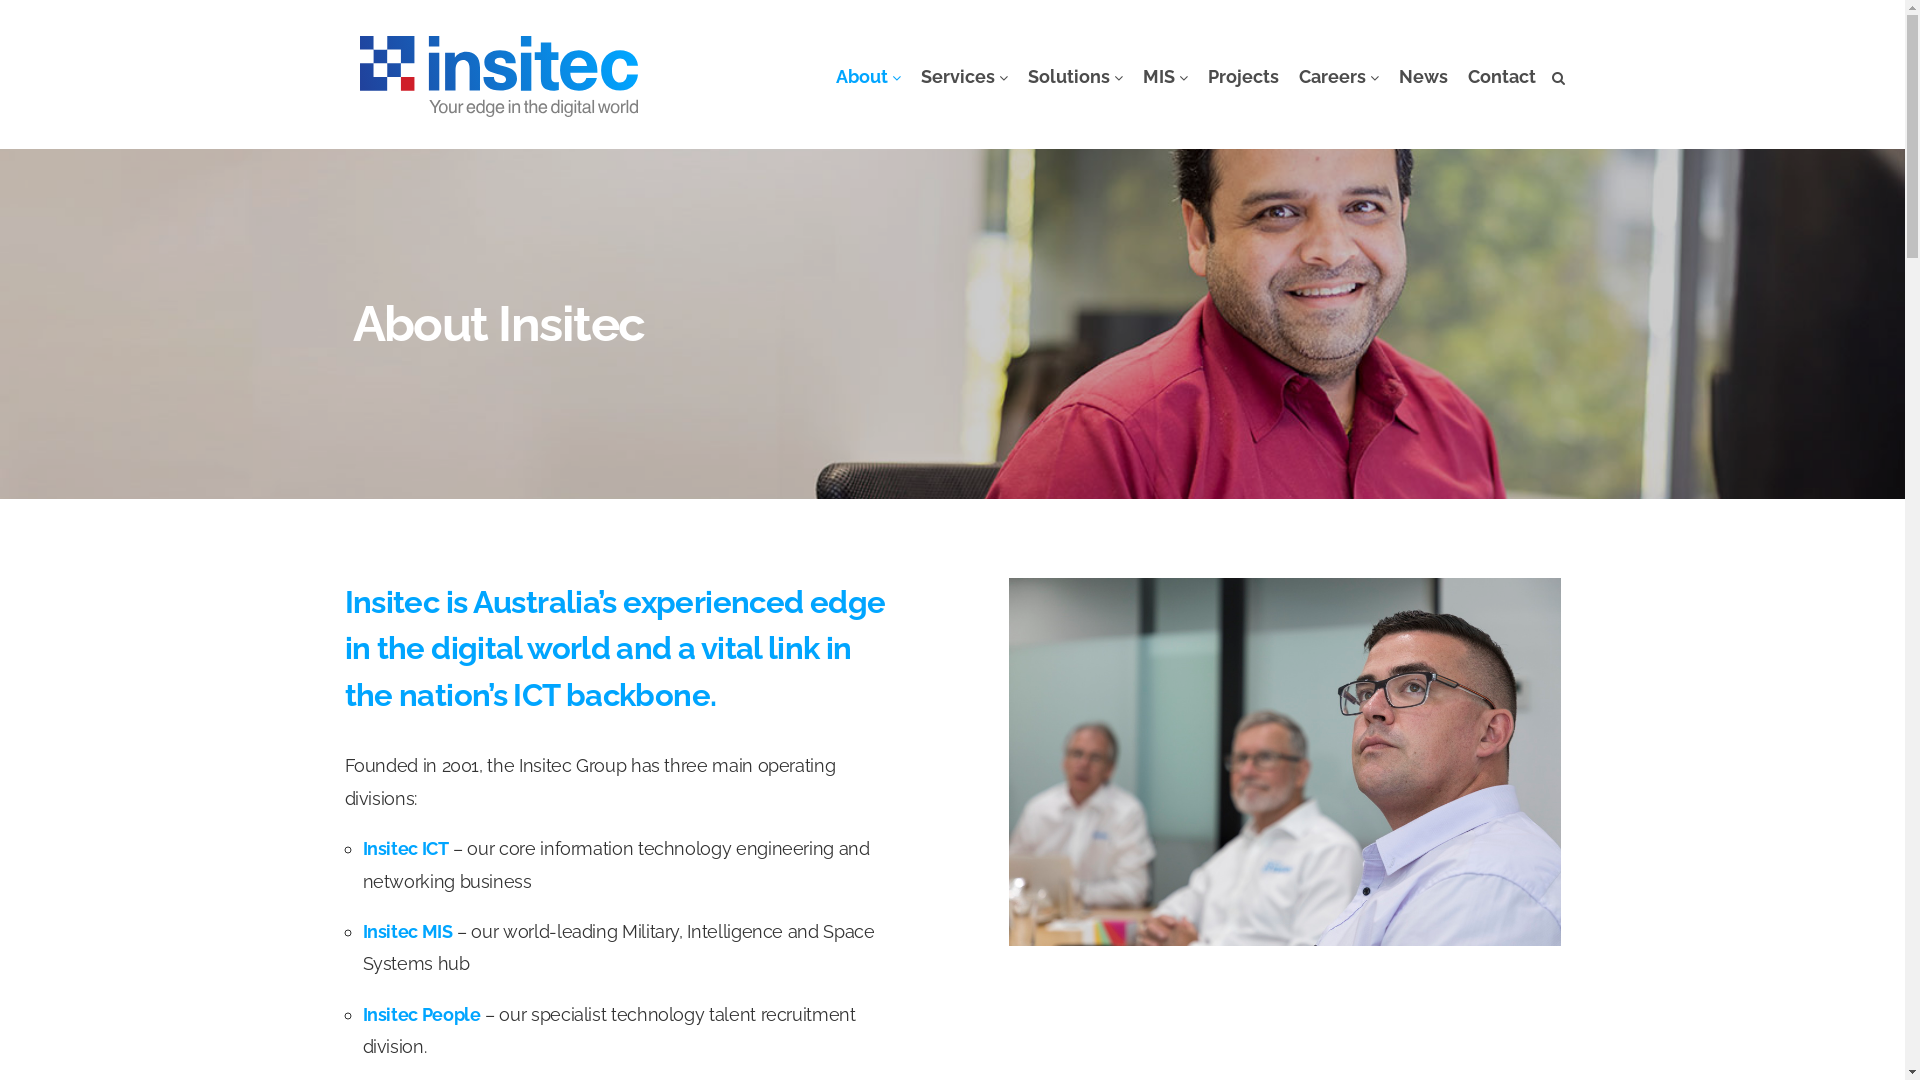 Image resolution: width=1920 pixels, height=1080 pixels. What do you see at coordinates (499, 76) in the screenshot?
I see `'Insitec Australia'` at bounding box center [499, 76].